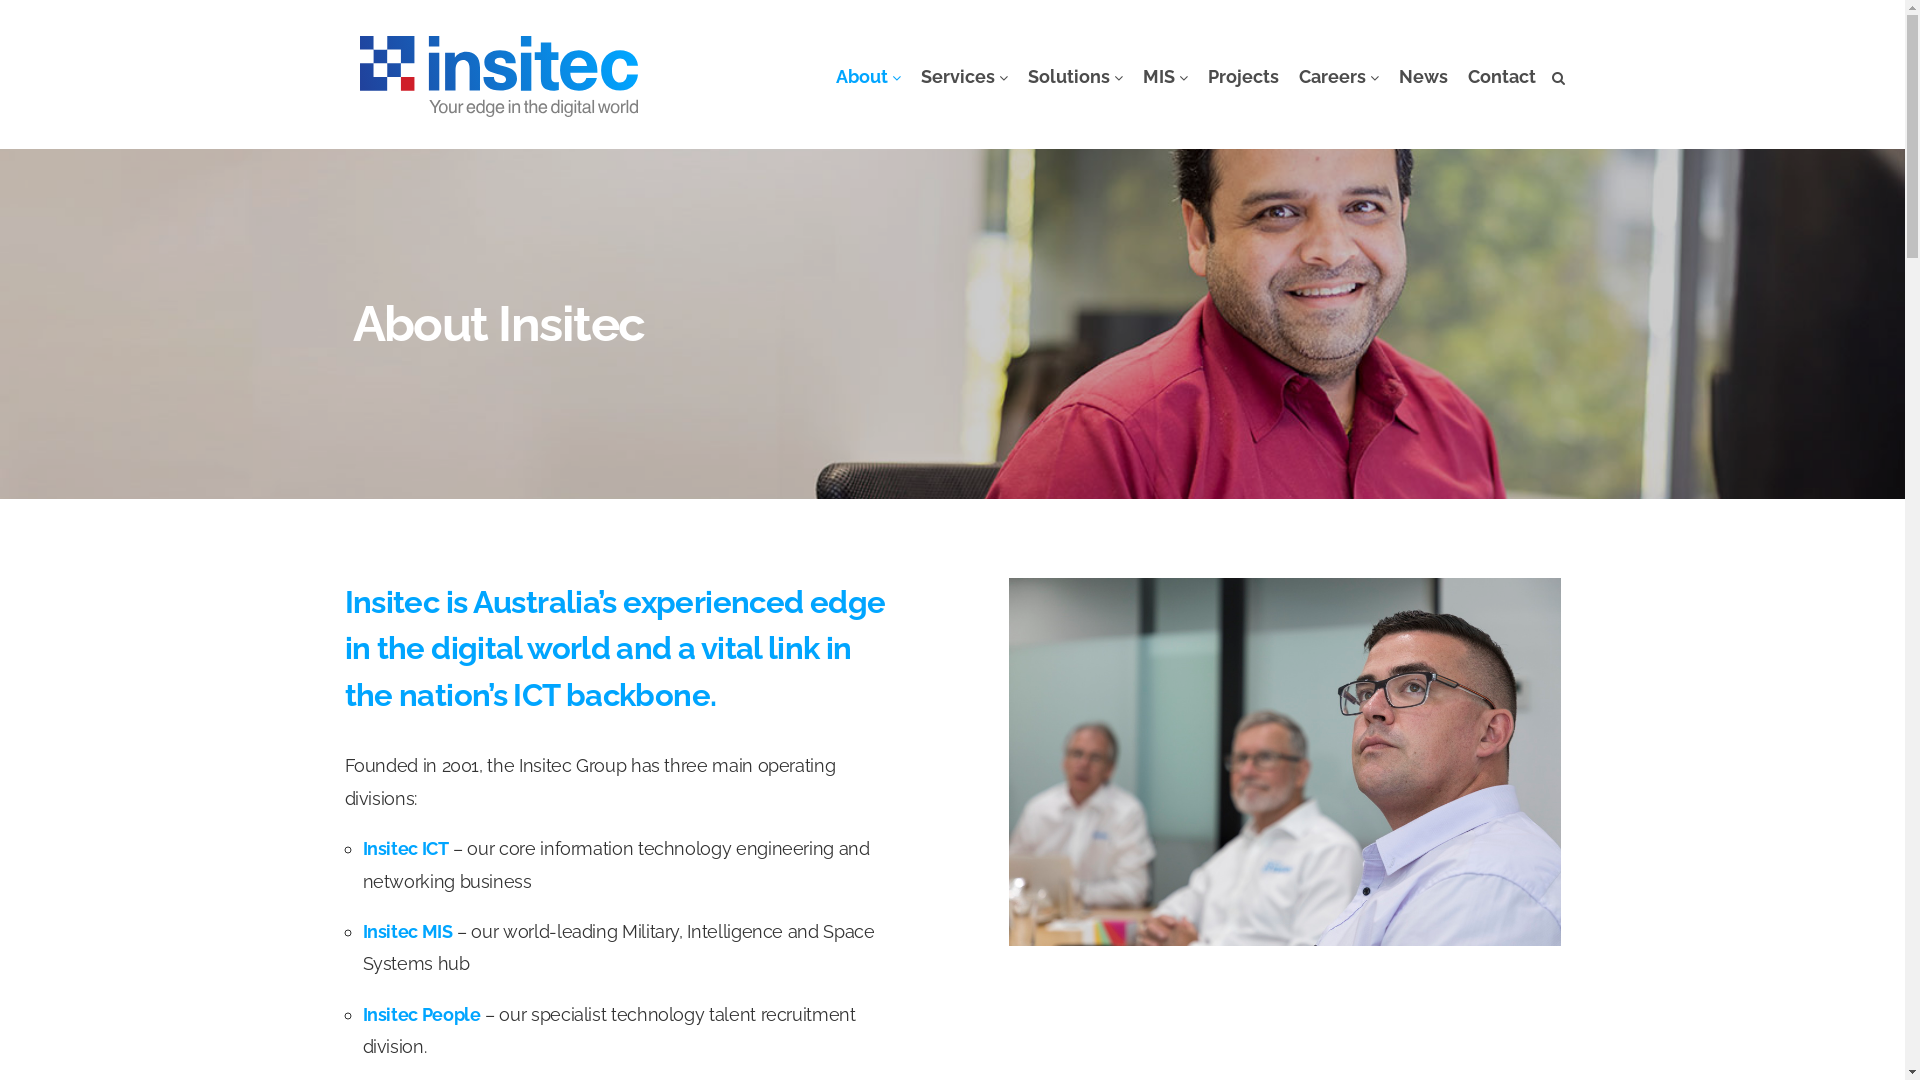 Image resolution: width=1920 pixels, height=1080 pixels. What do you see at coordinates (499, 76) in the screenshot?
I see `'Insitec Australia'` at bounding box center [499, 76].